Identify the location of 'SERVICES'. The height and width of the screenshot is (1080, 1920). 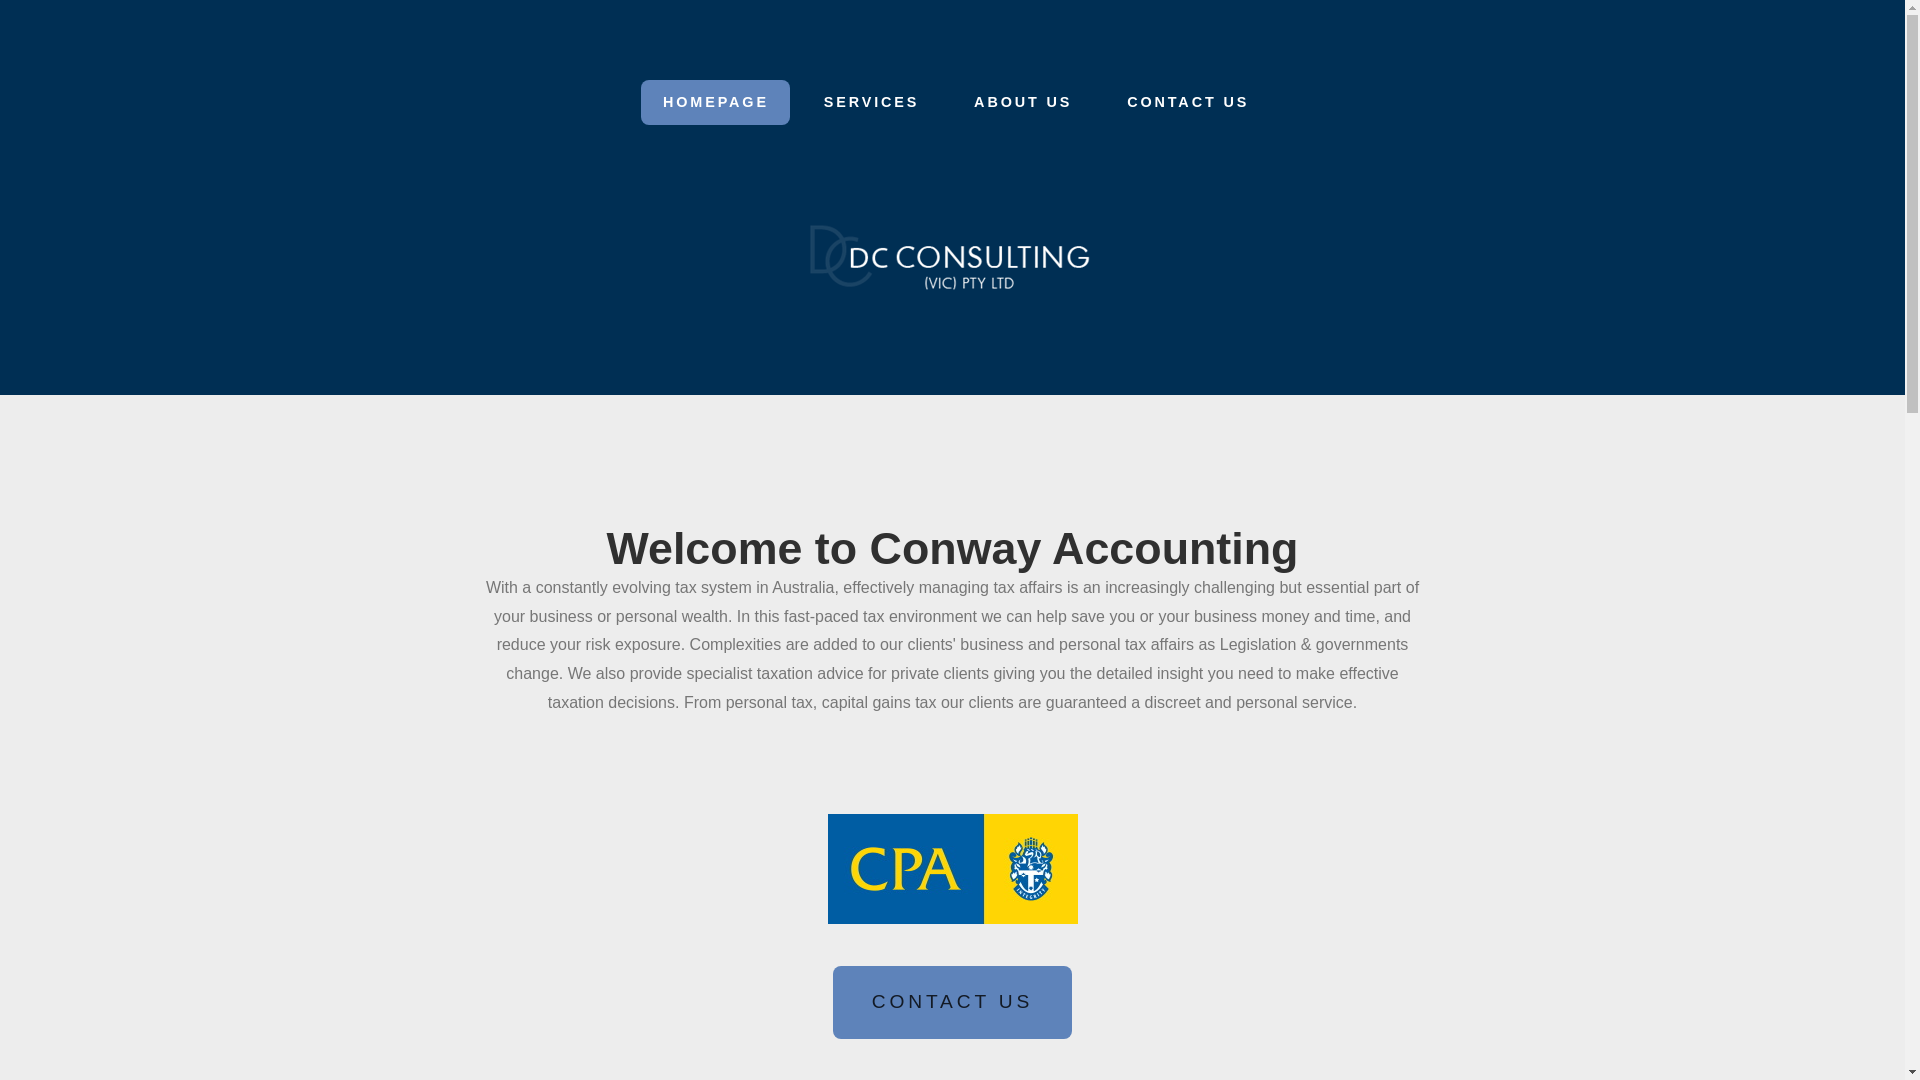
(871, 102).